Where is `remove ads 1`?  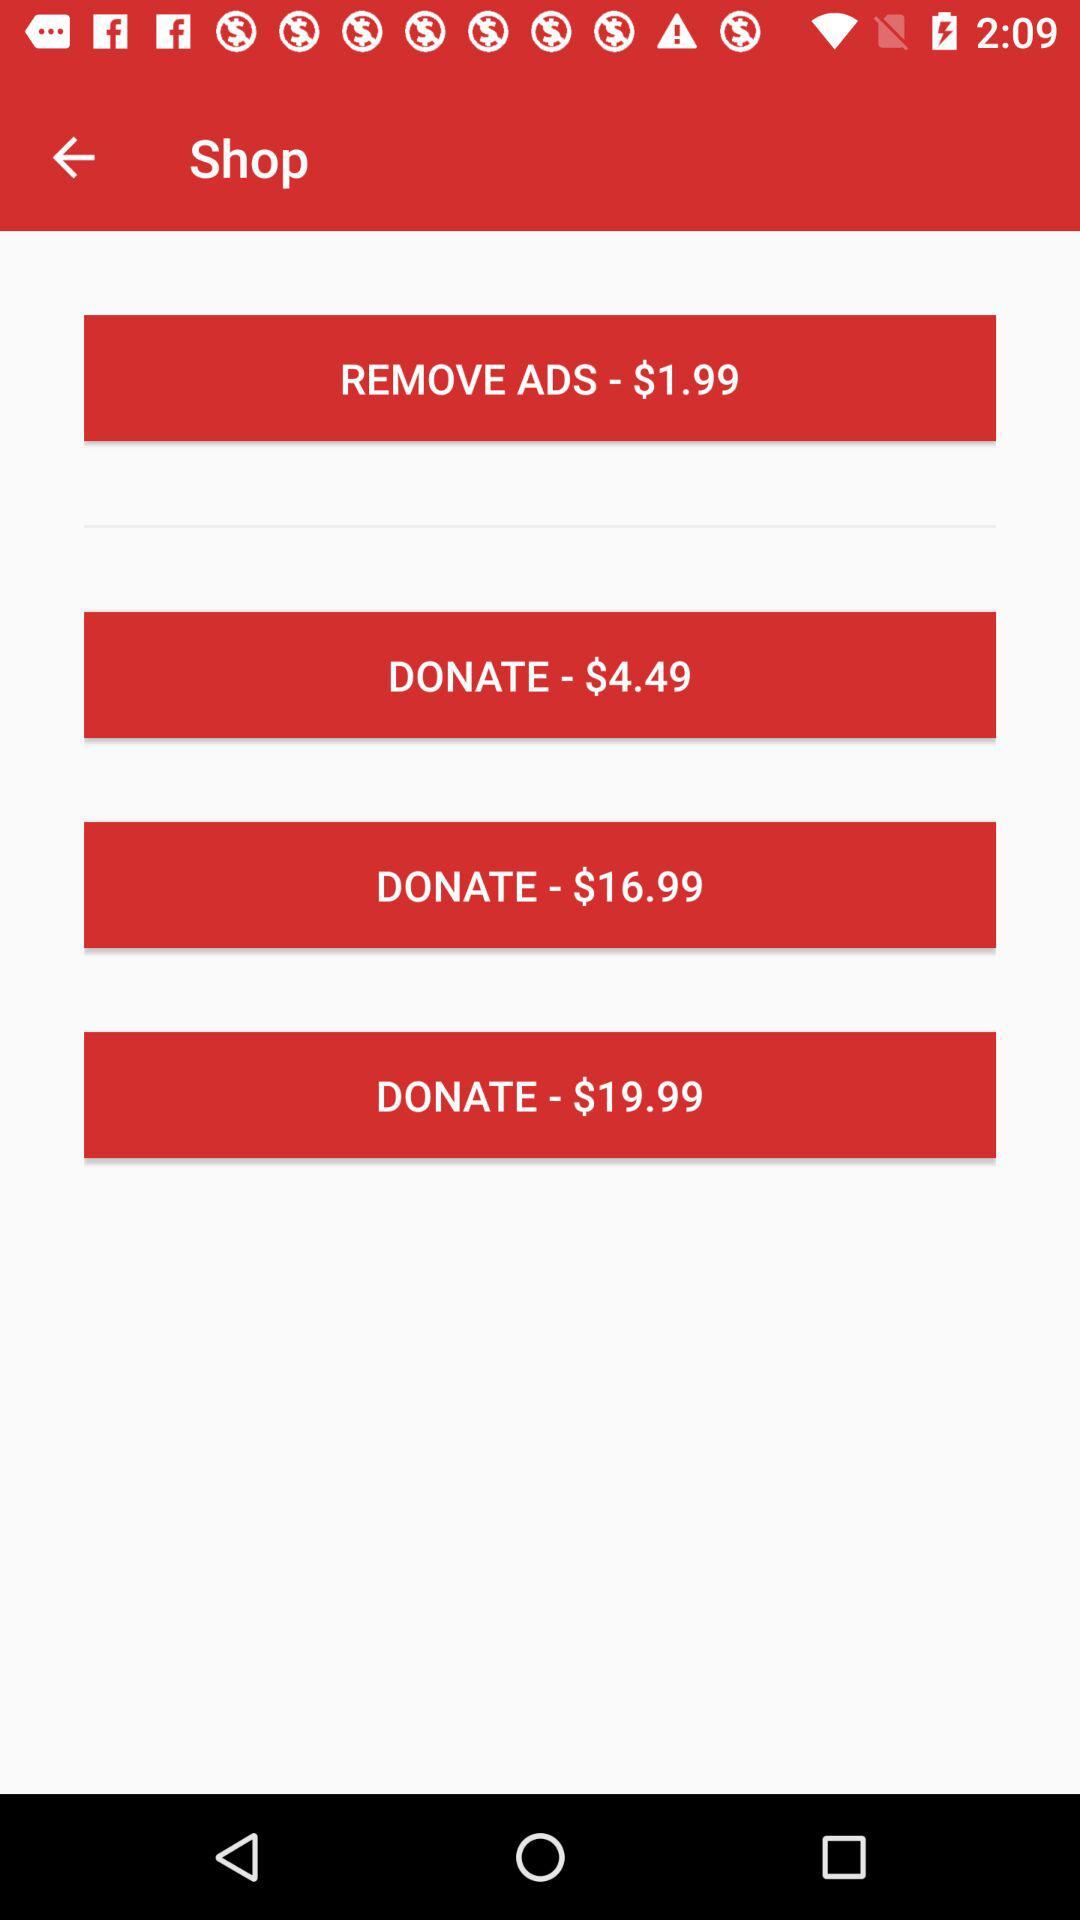
remove ads 1 is located at coordinates (540, 378).